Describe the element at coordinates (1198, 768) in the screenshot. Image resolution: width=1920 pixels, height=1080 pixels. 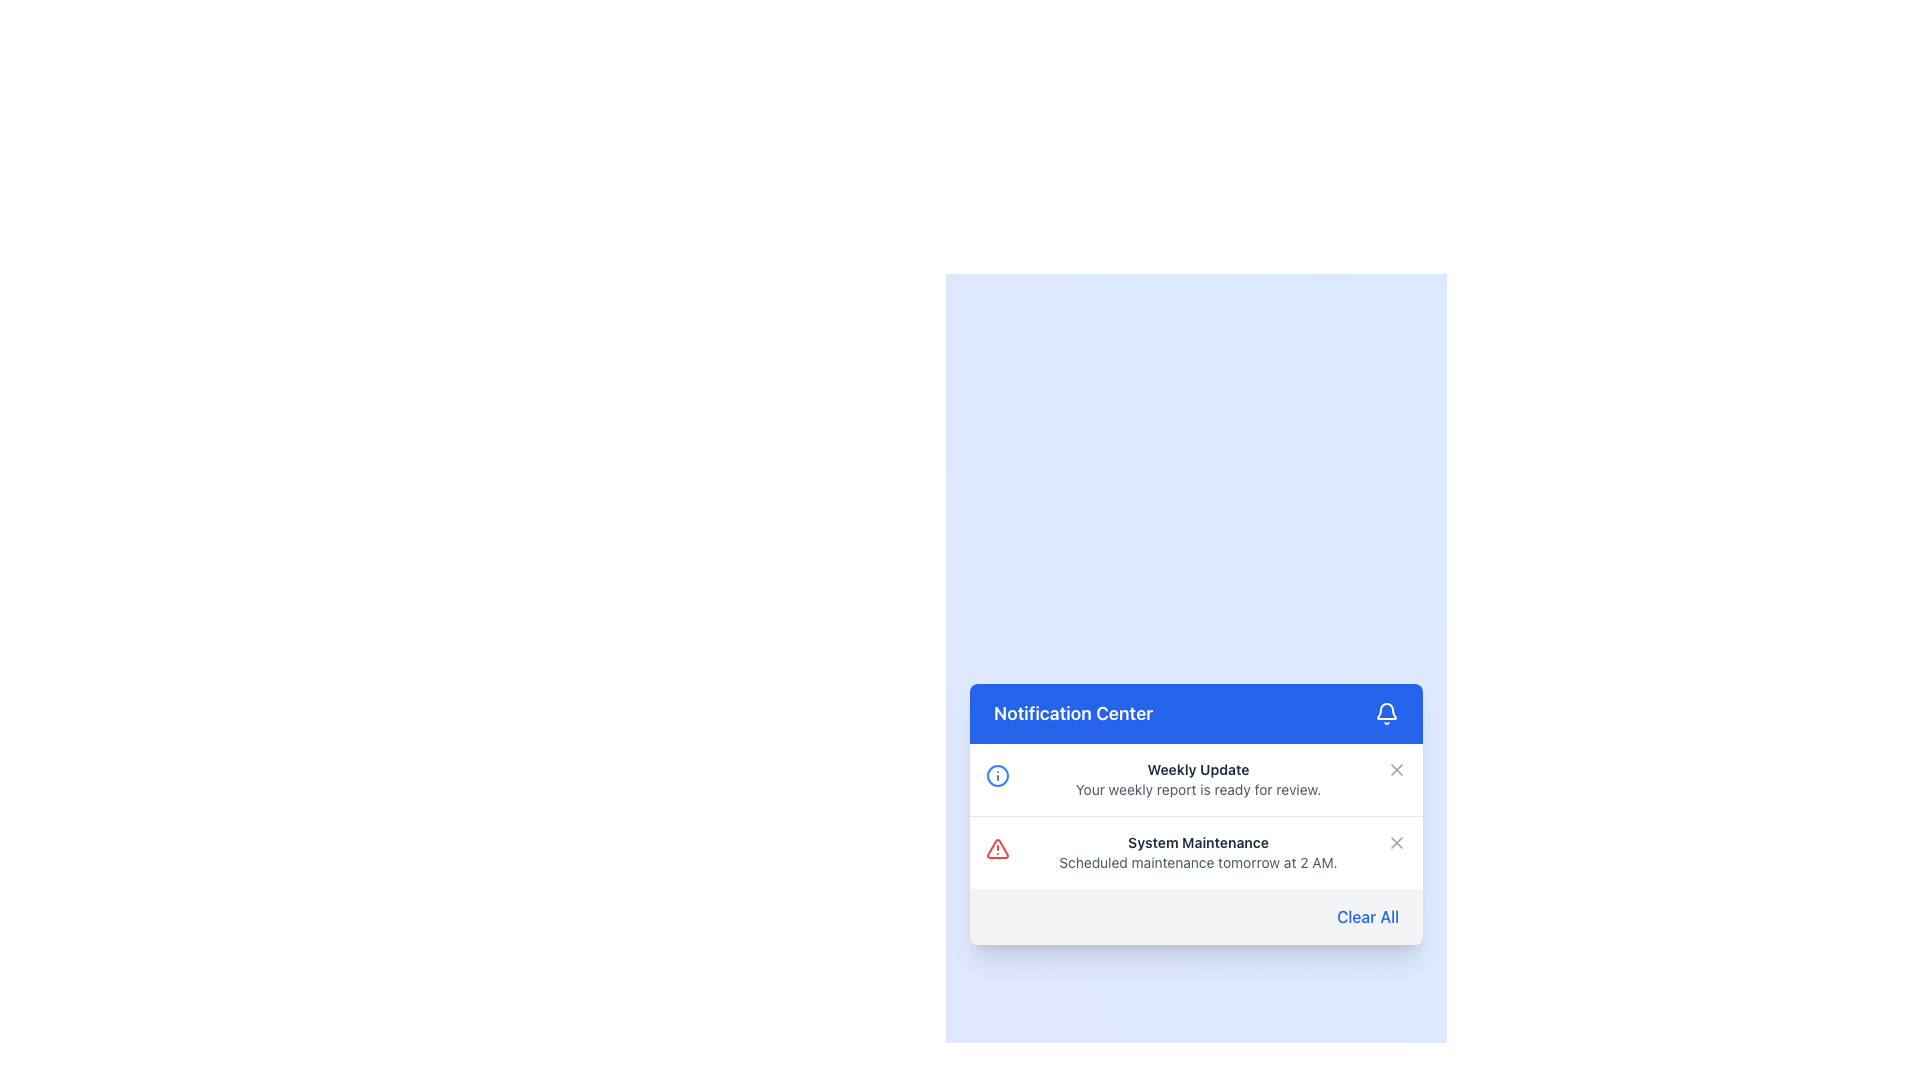
I see `the Text element that serves as a title or heading for the notification, located at the upper part of the notification panel under the 'Notification Center' header` at that location.